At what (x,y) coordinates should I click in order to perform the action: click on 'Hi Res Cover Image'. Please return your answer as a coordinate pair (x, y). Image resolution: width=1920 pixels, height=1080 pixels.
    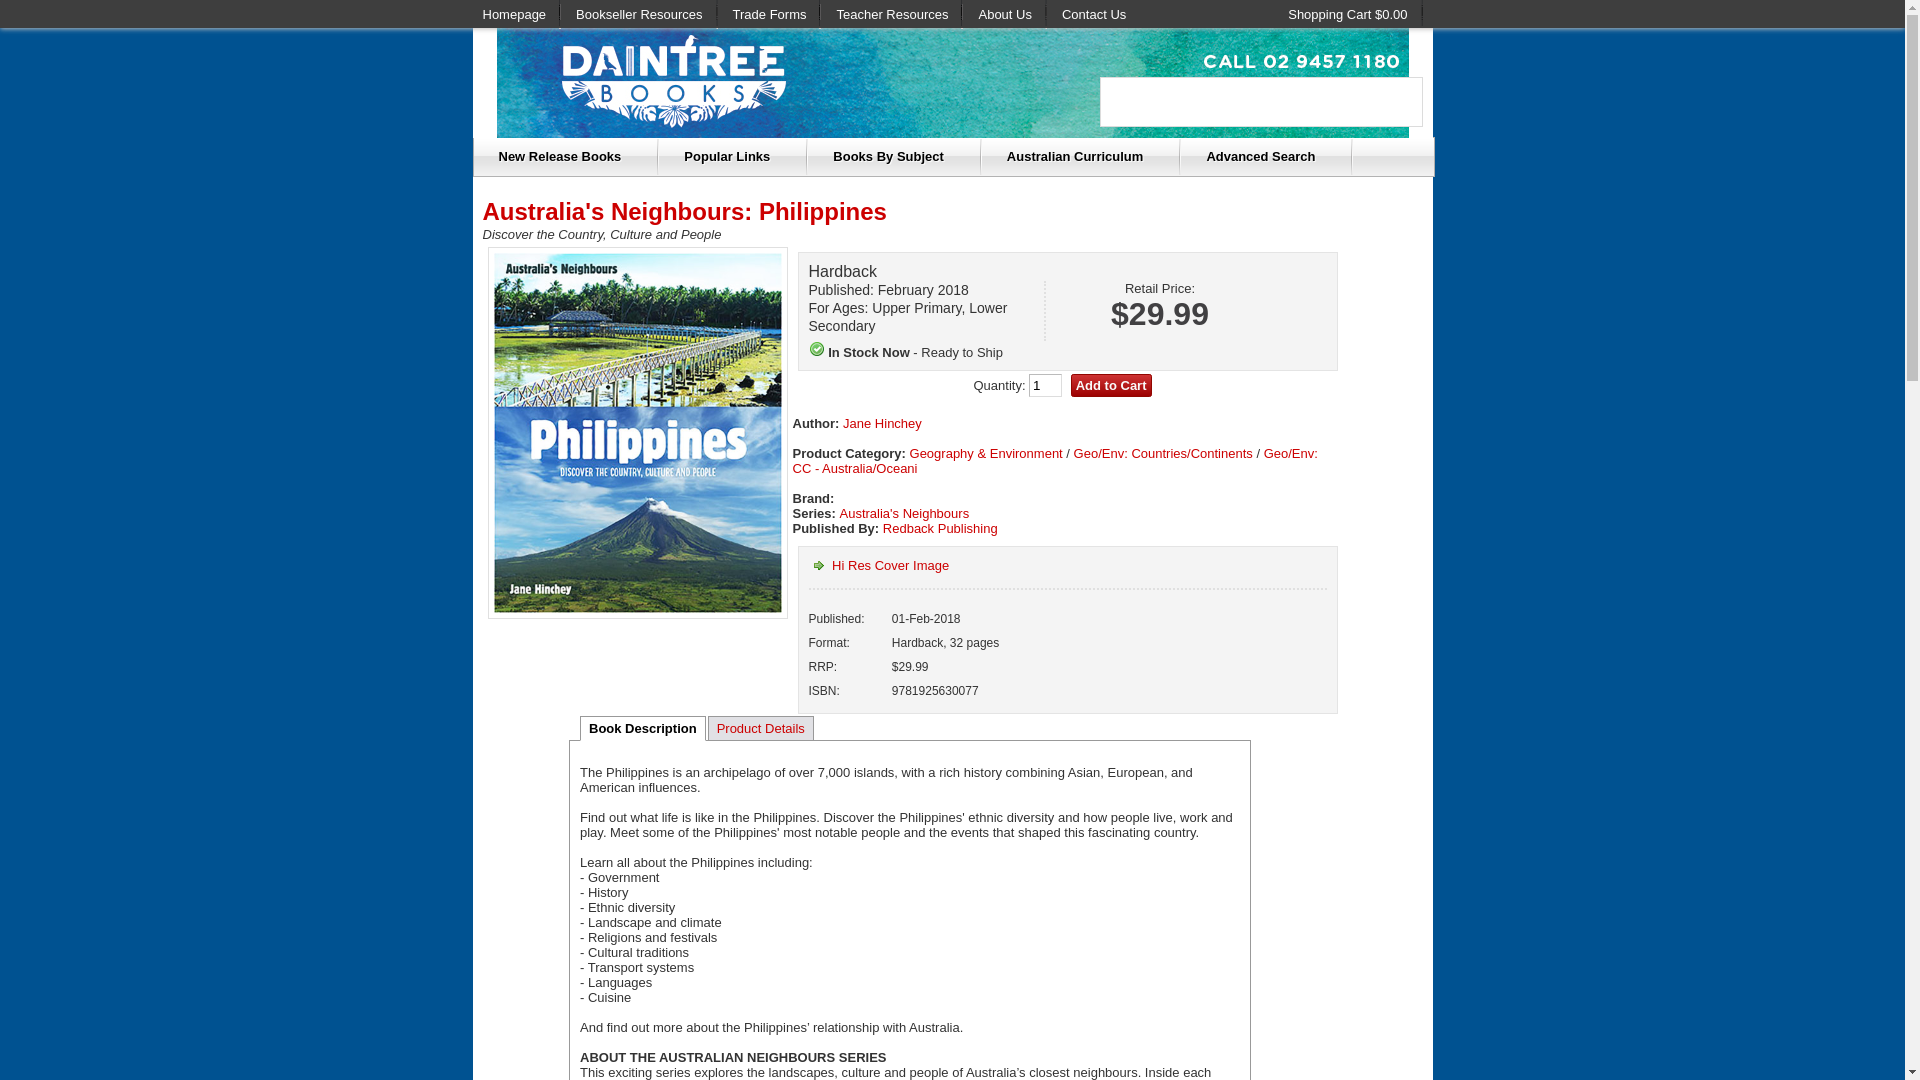
    Looking at the image, I should click on (878, 565).